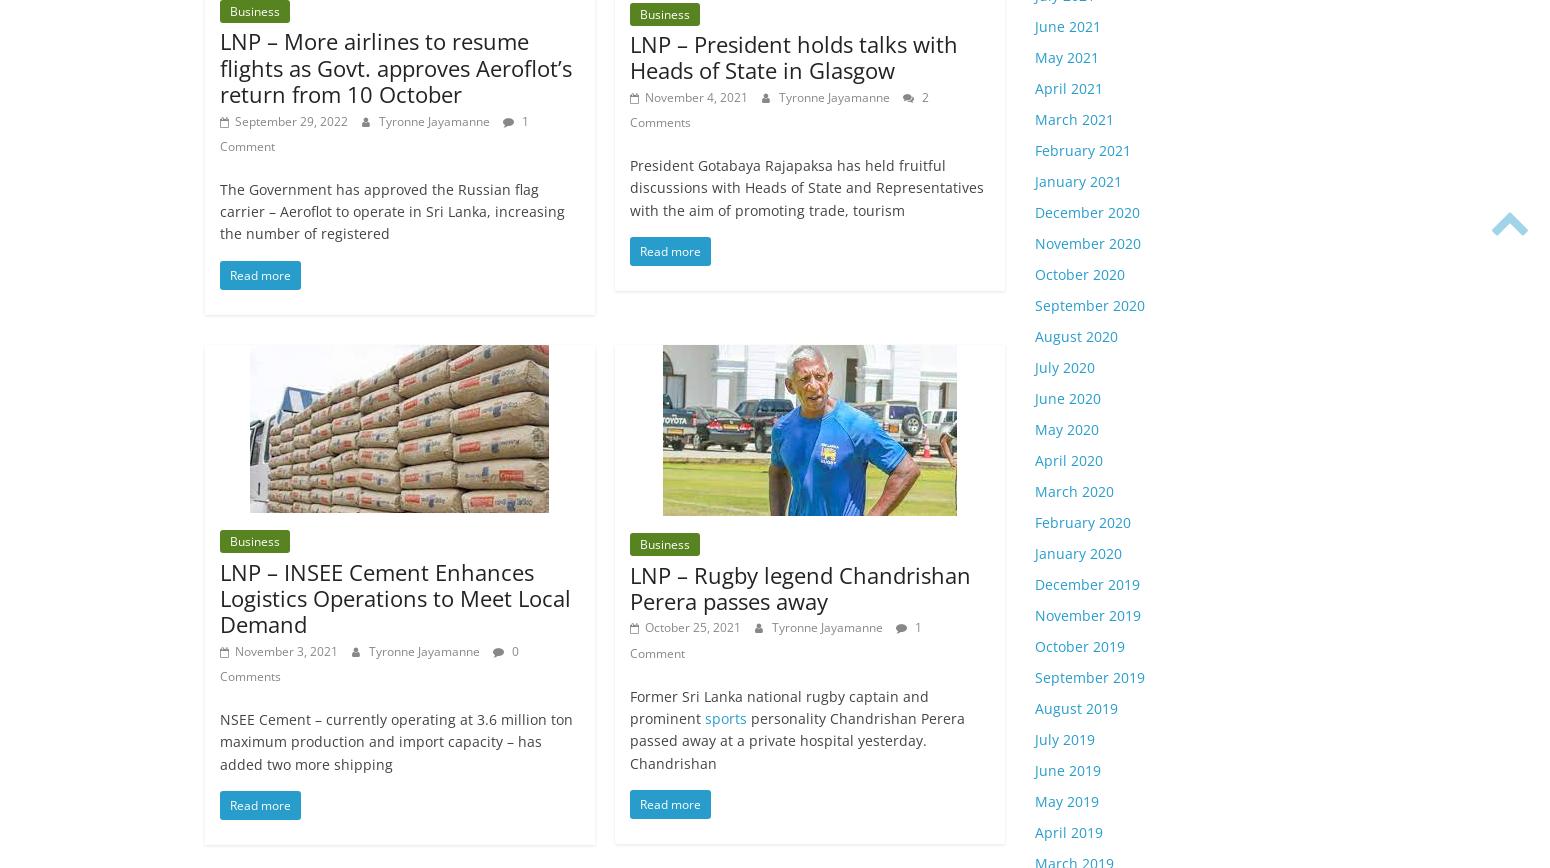 Image resolution: width=1550 pixels, height=868 pixels. Describe the element at coordinates (726, 718) in the screenshot. I see `'sports'` at that location.